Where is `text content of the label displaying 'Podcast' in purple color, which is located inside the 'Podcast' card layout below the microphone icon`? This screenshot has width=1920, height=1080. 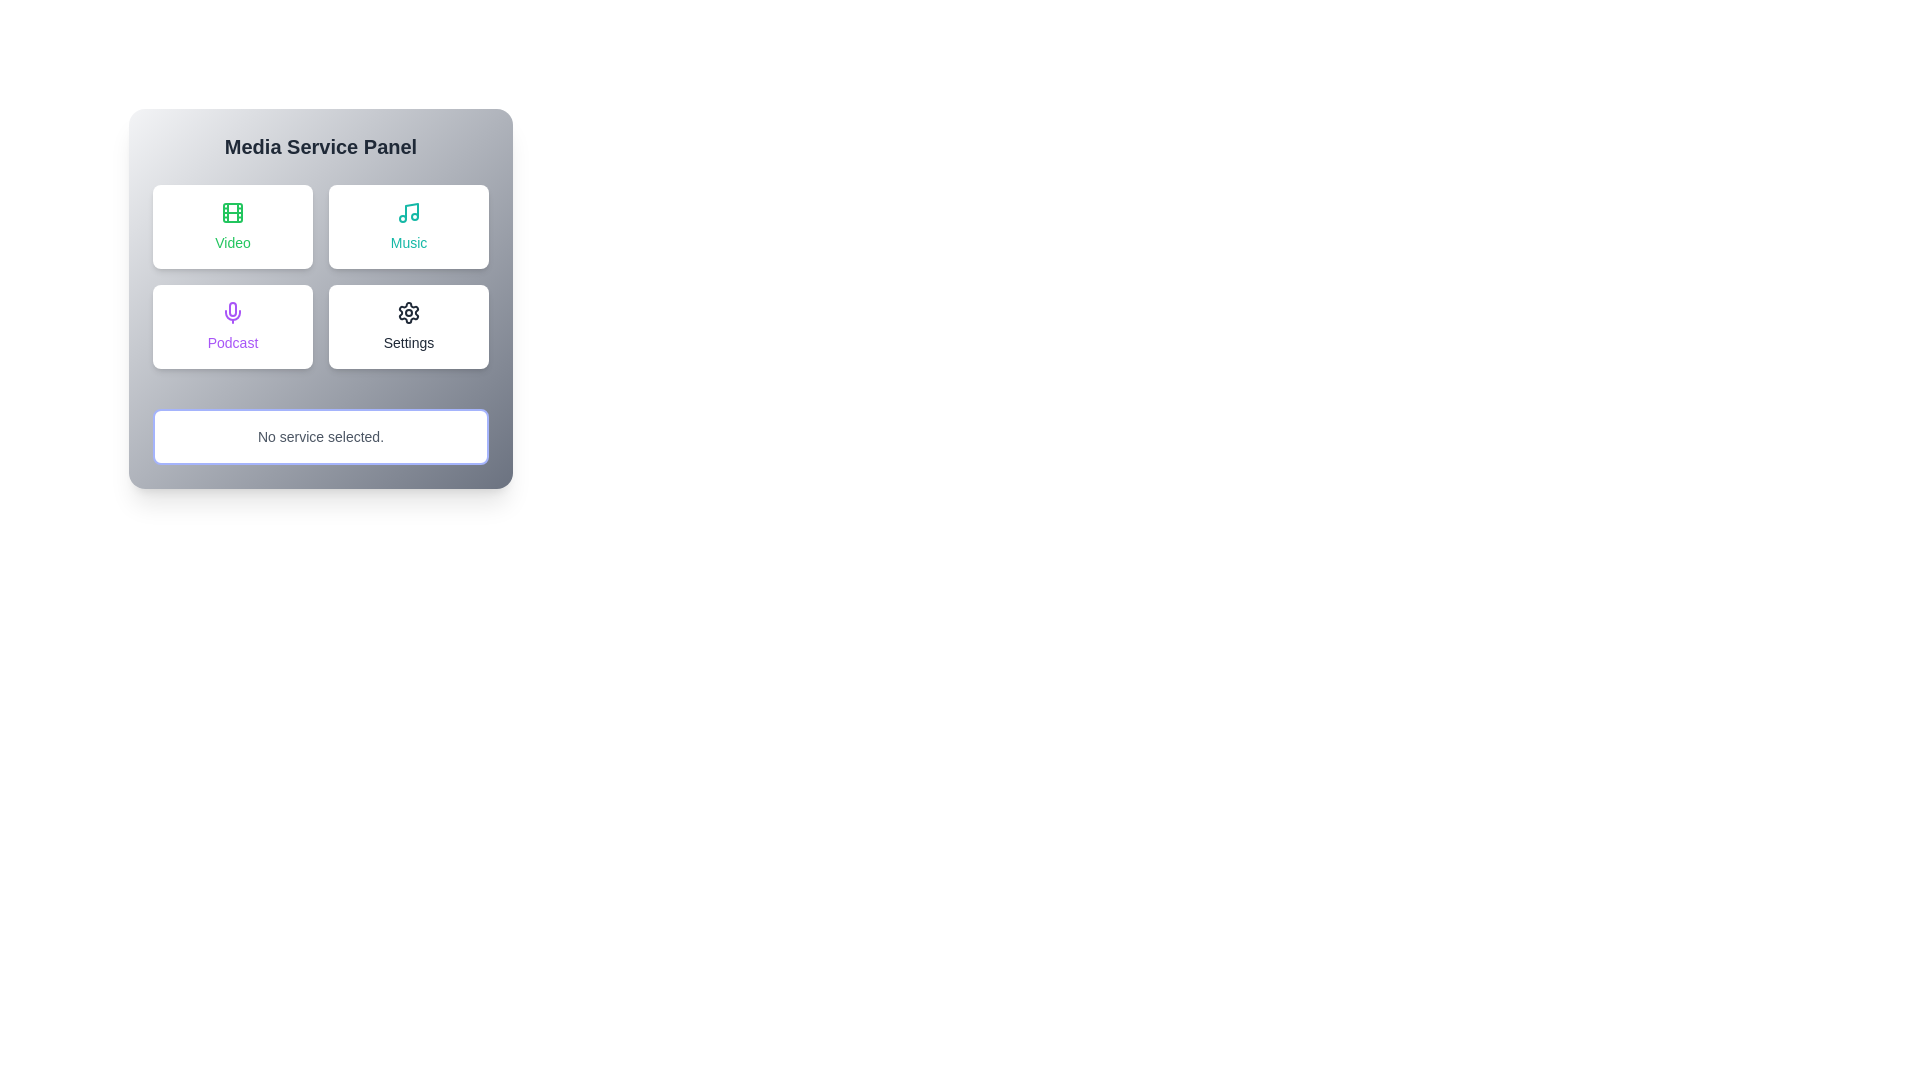 text content of the label displaying 'Podcast' in purple color, which is located inside the 'Podcast' card layout below the microphone icon is located at coordinates (233, 342).